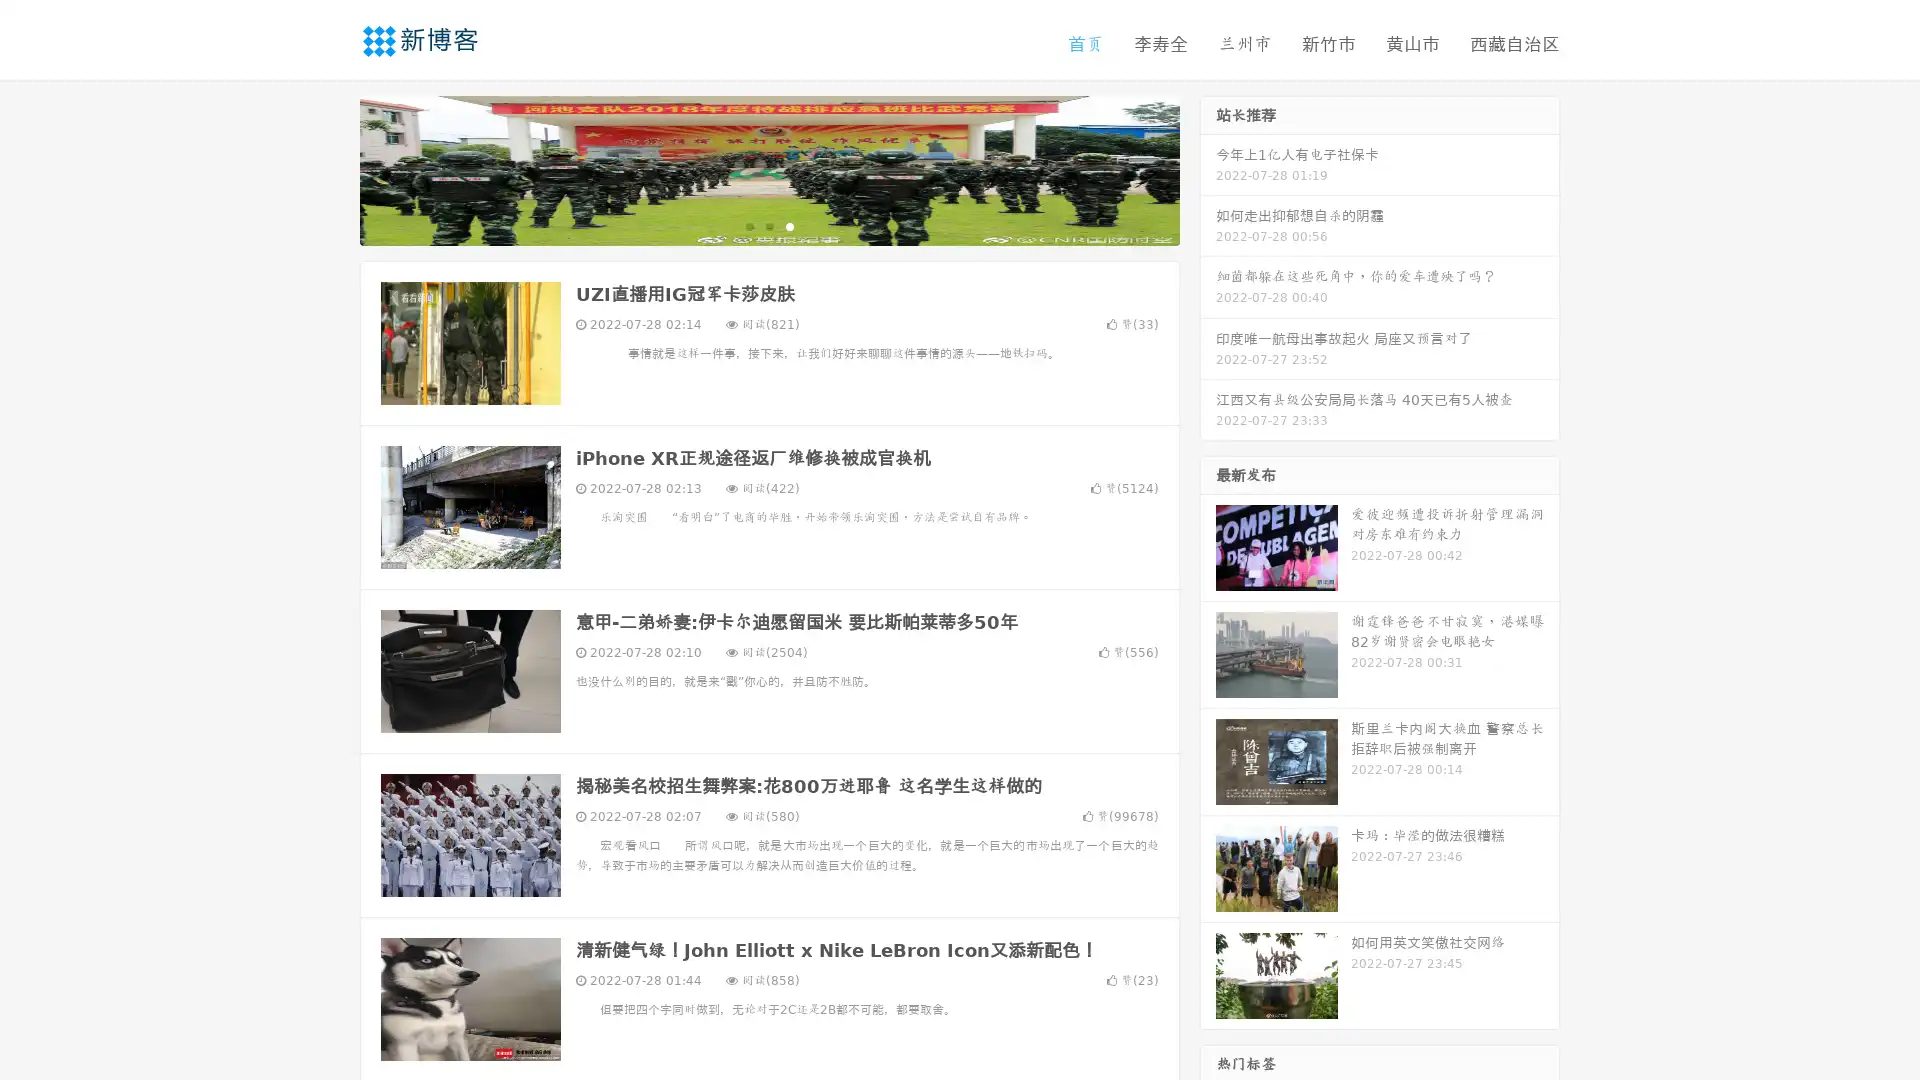 The image size is (1920, 1080). Describe the element at coordinates (789, 225) in the screenshot. I see `Go to slide 3` at that location.